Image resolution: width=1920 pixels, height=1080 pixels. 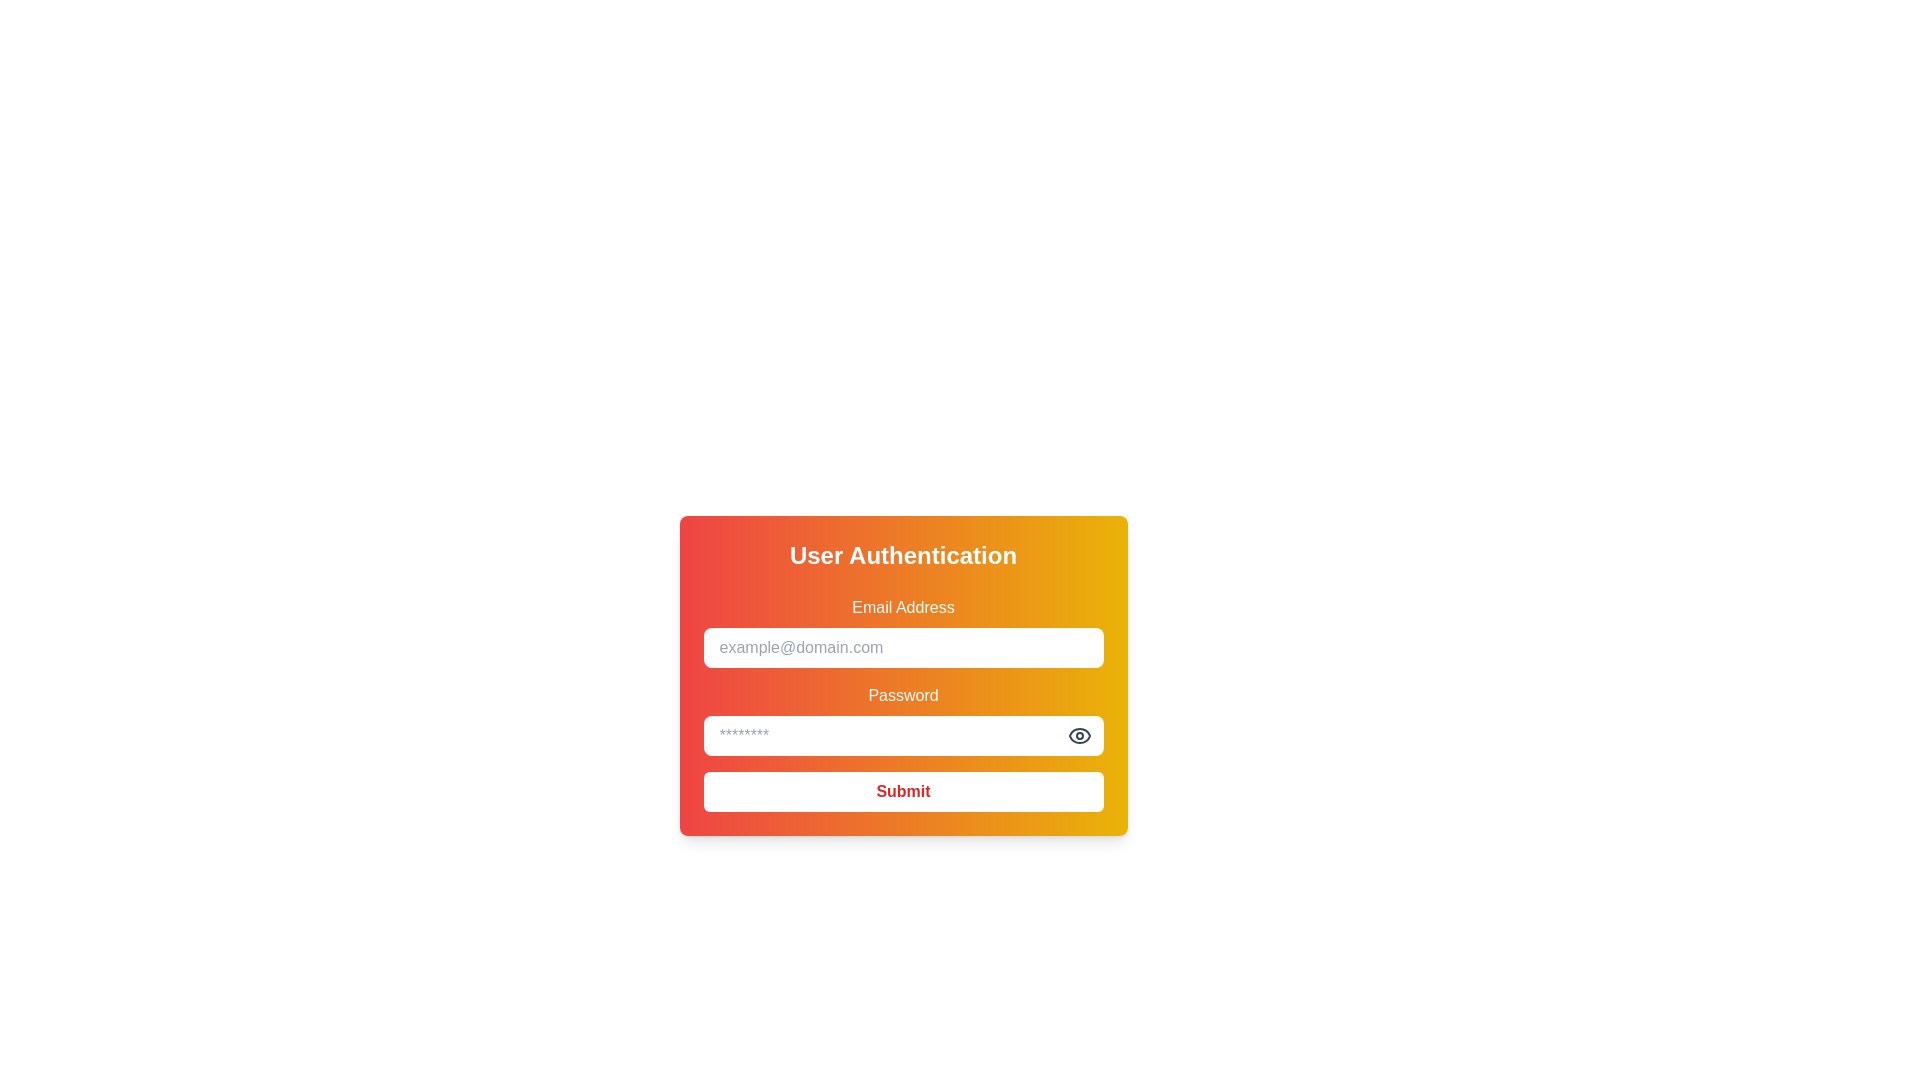 I want to click on the label element that provides the purpose for the email input field in the user authentication form, which is located directly above the email input field with the placeholder 'example@domain.com', so click(x=902, y=607).